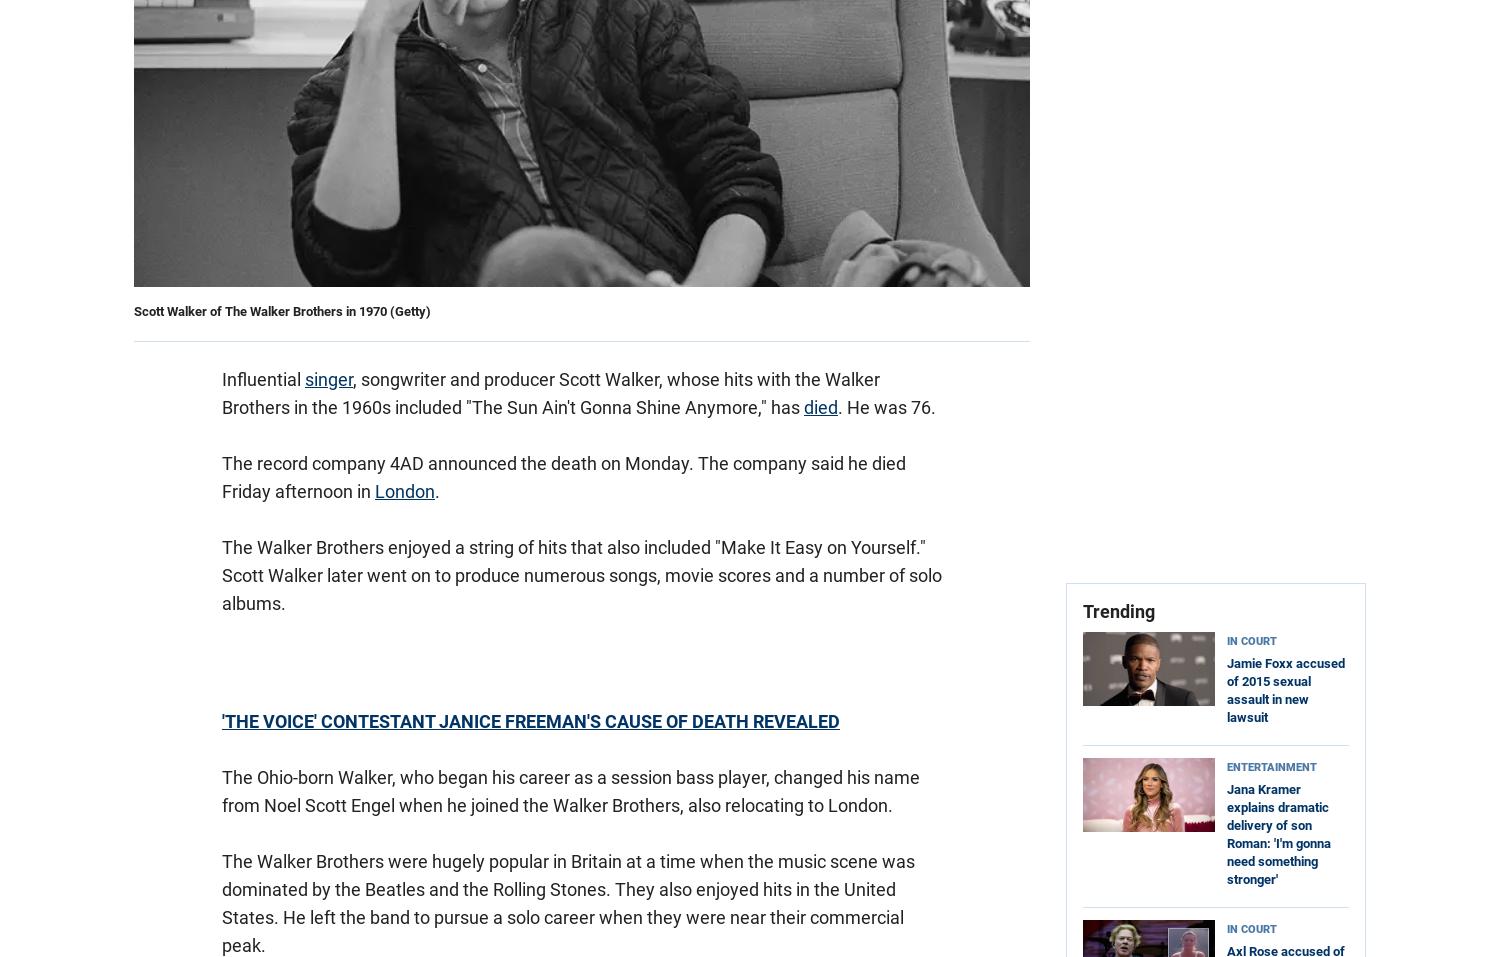 Image resolution: width=1500 pixels, height=957 pixels. I want to click on ', songwriter and producer Scott Walker, whose hits with the Walker Brothers in the 1960s included "The Sun Ain't Gonna Shine Anymore," has', so click(221, 392).